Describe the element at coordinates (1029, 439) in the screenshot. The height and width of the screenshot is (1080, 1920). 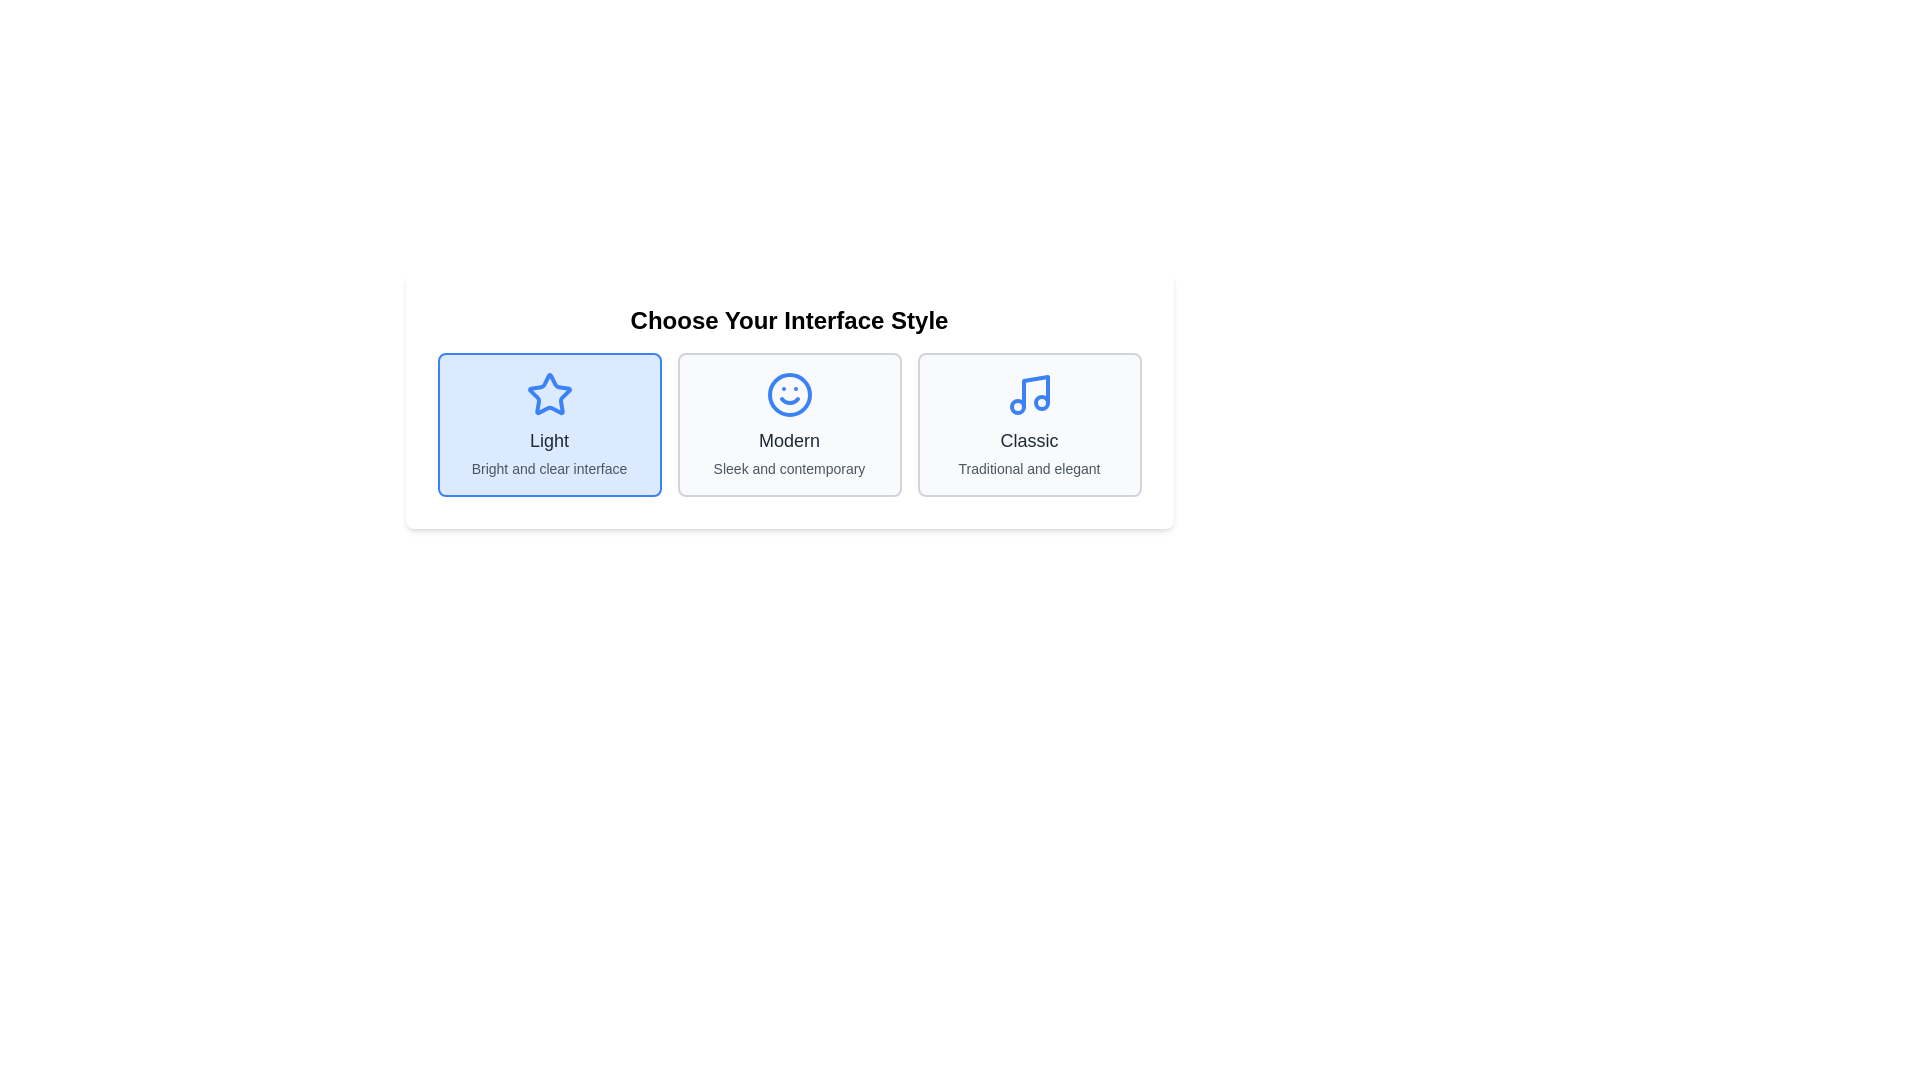
I see `the text label that displays 'Classic', which is styled in gray on a white background and located below a musical icon and above the text 'Traditional and elegant'` at that location.